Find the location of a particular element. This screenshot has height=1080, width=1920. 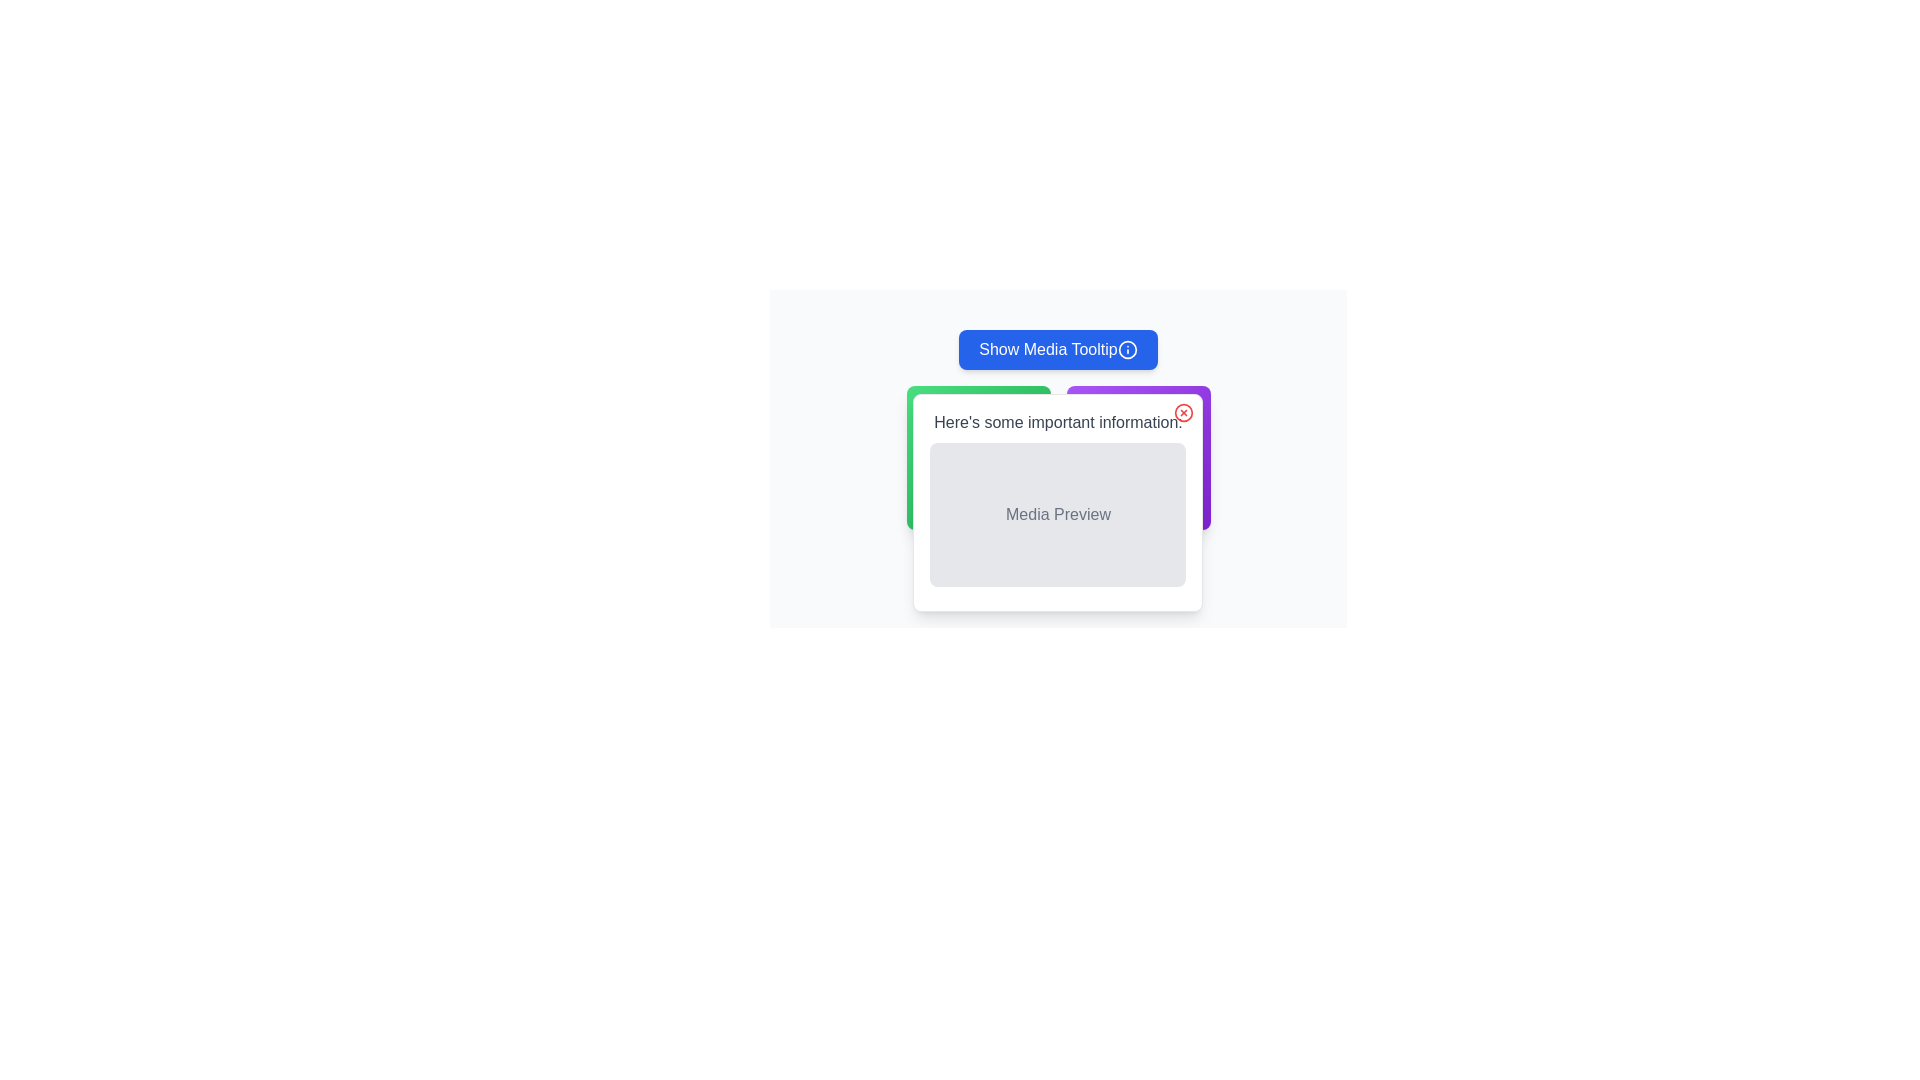

the descriptive text label that provides information or context related to media content, centrally positioned within a light-gray rectangular section with rounded corners is located at coordinates (1057, 514).